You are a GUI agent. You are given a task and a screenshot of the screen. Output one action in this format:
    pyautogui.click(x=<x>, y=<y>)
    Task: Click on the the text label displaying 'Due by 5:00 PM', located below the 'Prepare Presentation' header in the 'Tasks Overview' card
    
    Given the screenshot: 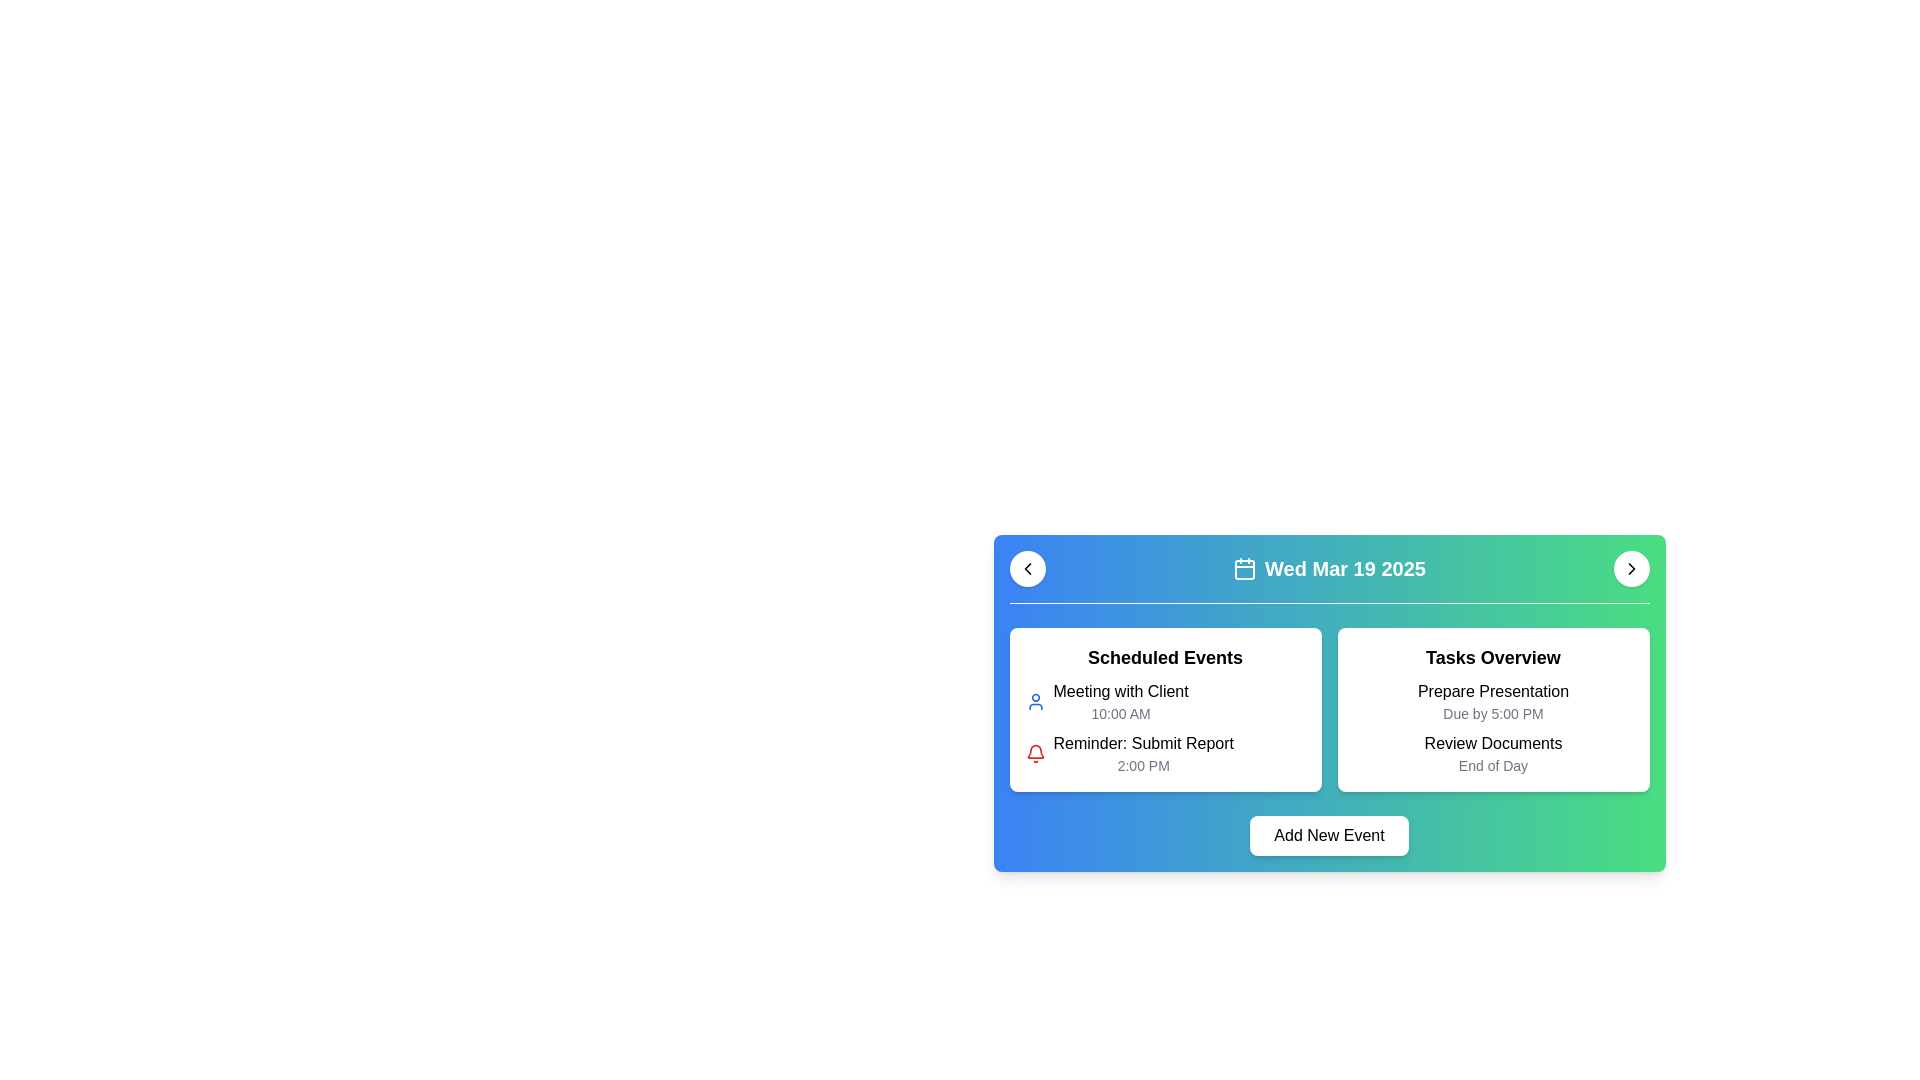 What is the action you would take?
    pyautogui.click(x=1493, y=712)
    